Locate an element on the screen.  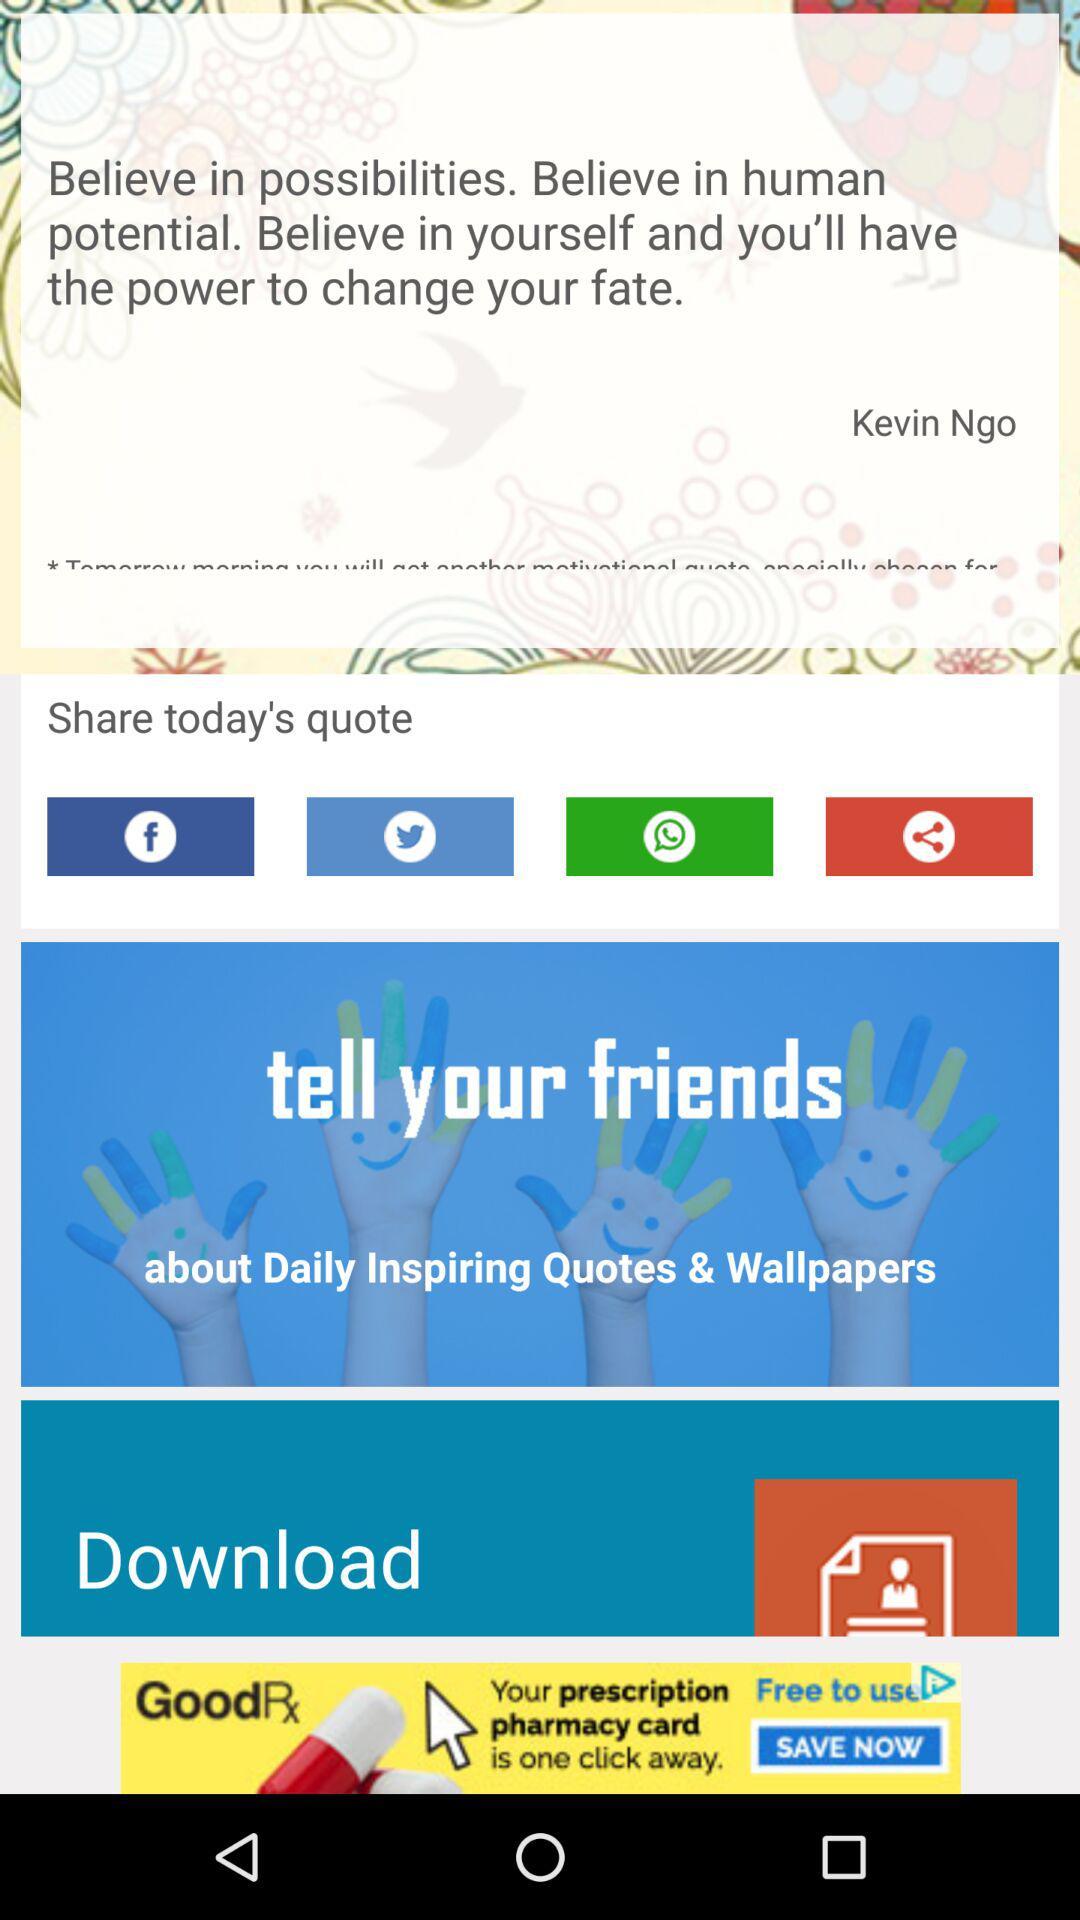
whatsapp image is located at coordinates (669, 836).